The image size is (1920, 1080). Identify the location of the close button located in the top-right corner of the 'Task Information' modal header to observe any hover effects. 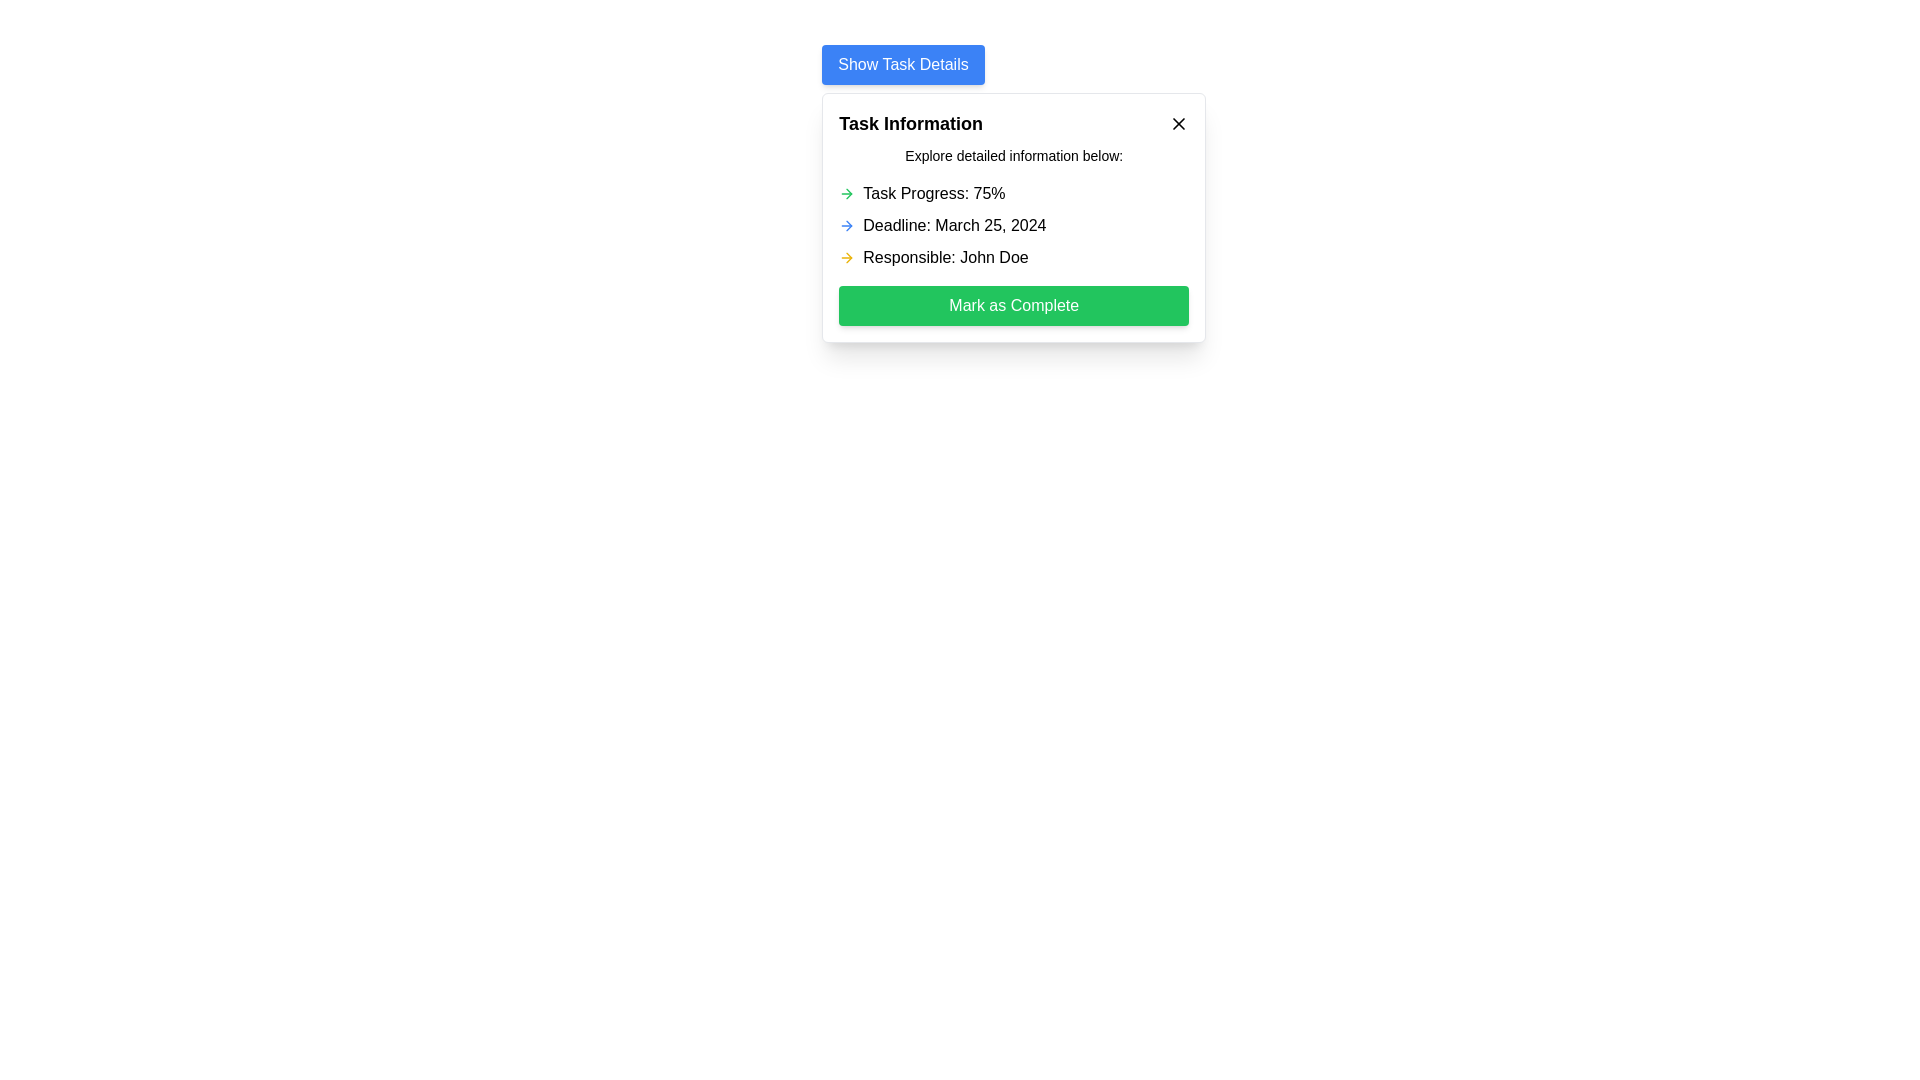
(1179, 123).